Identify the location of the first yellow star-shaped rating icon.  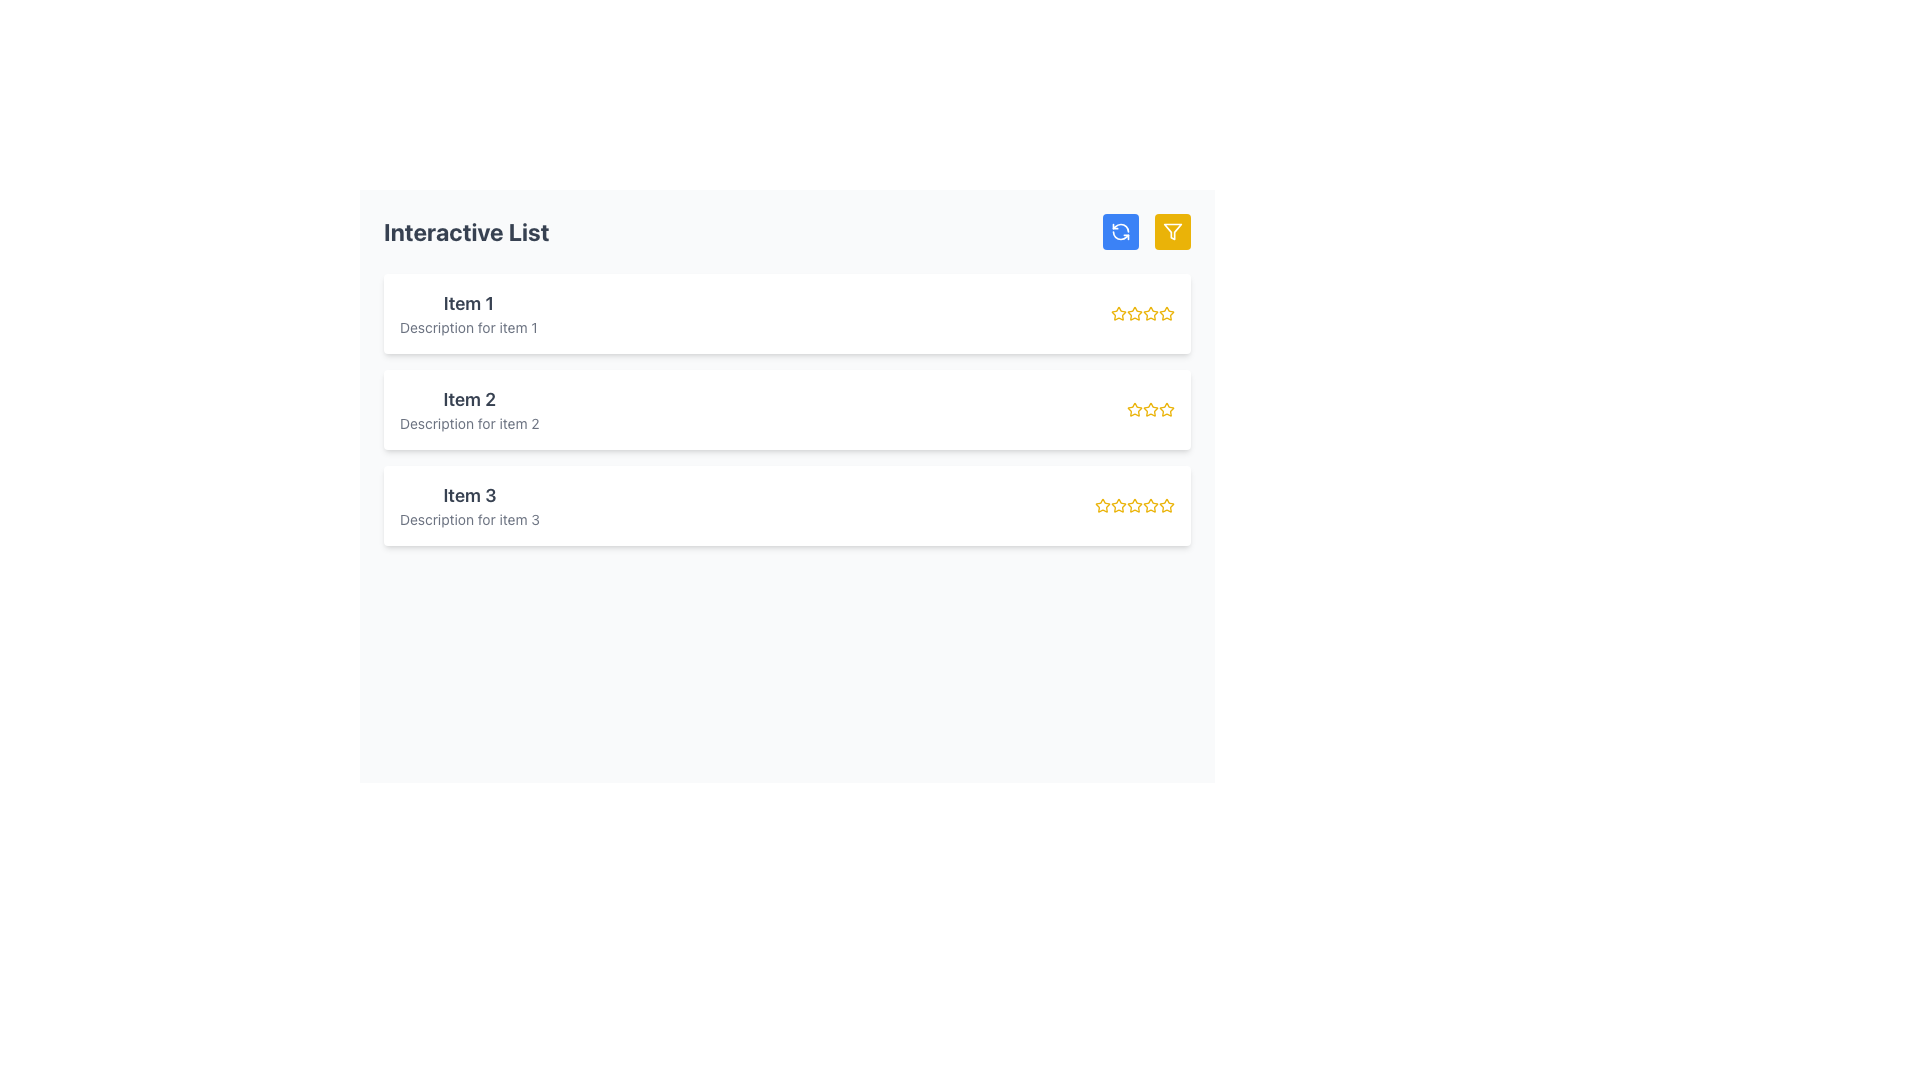
(1102, 504).